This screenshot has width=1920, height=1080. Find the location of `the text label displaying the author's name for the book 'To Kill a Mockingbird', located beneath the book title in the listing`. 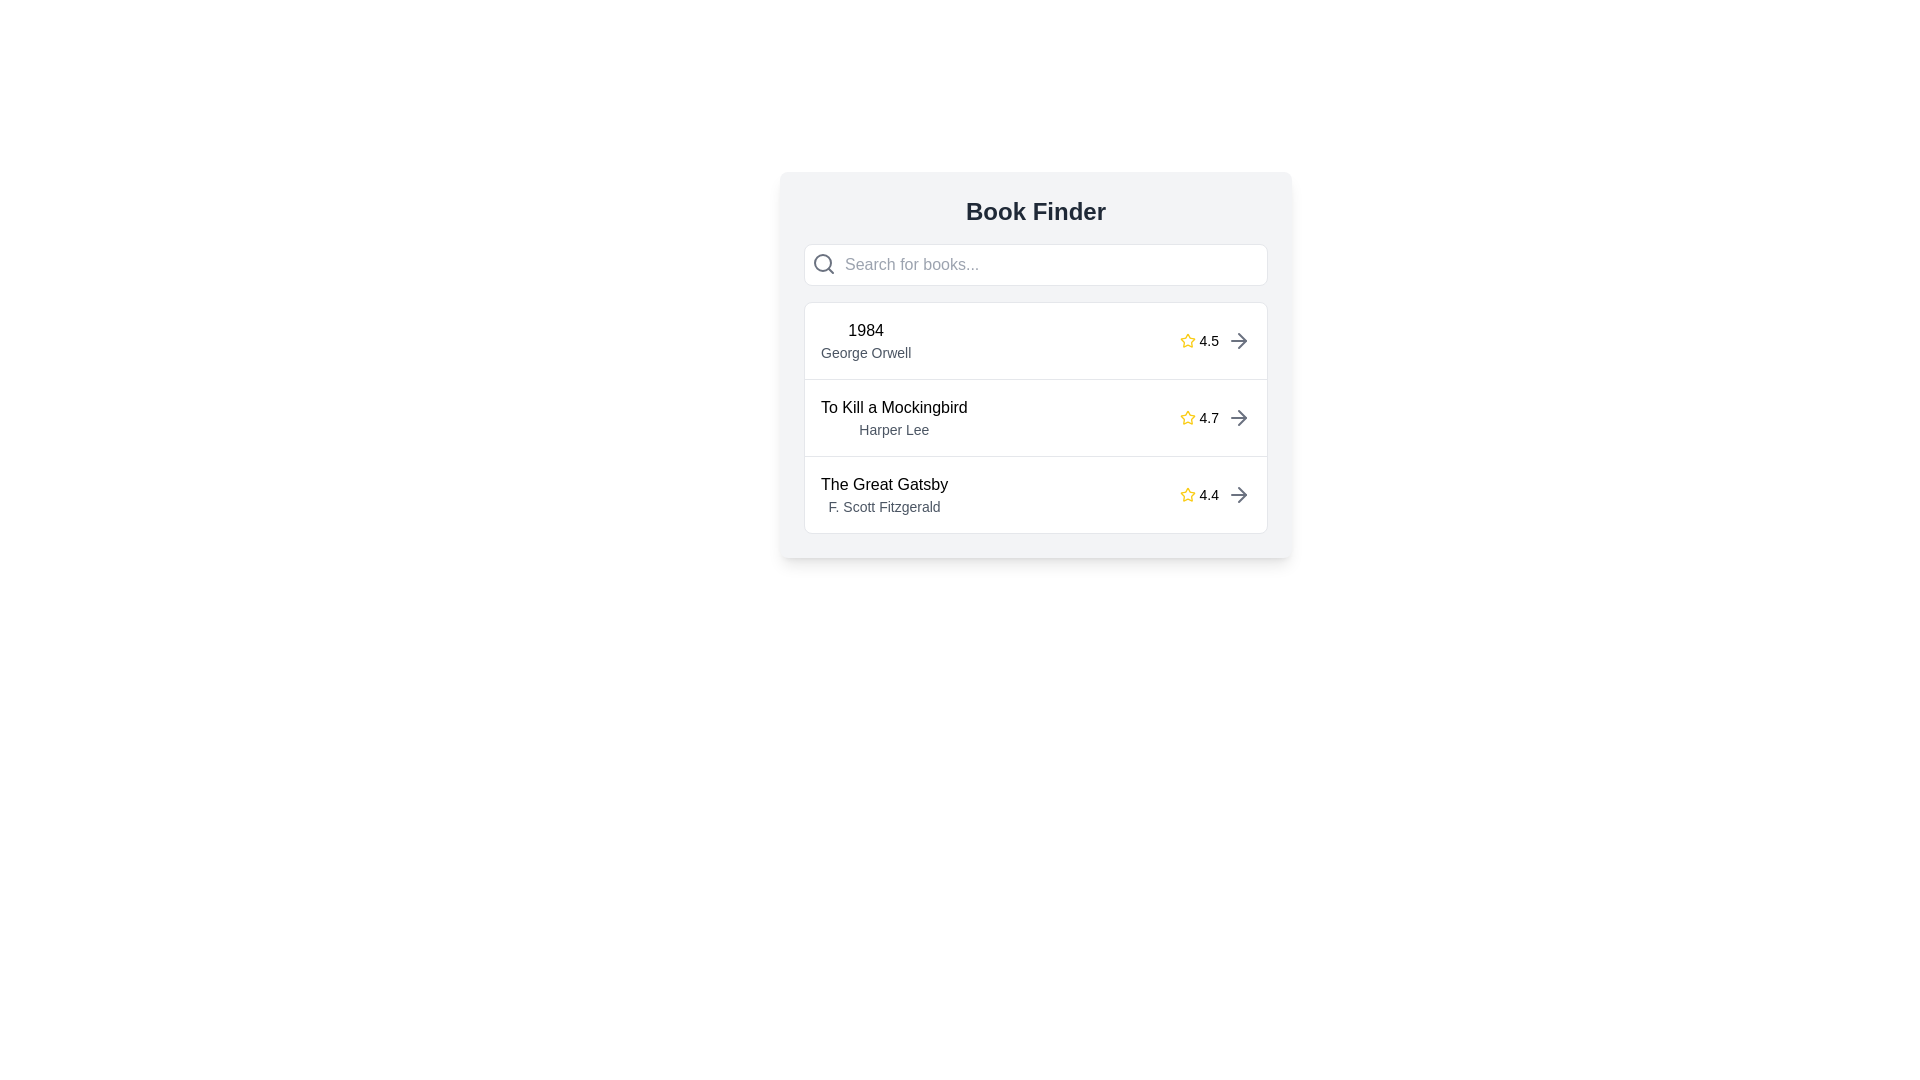

the text label displaying the author's name for the book 'To Kill a Mockingbird', located beneath the book title in the listing is located at coordinates (893, 428).